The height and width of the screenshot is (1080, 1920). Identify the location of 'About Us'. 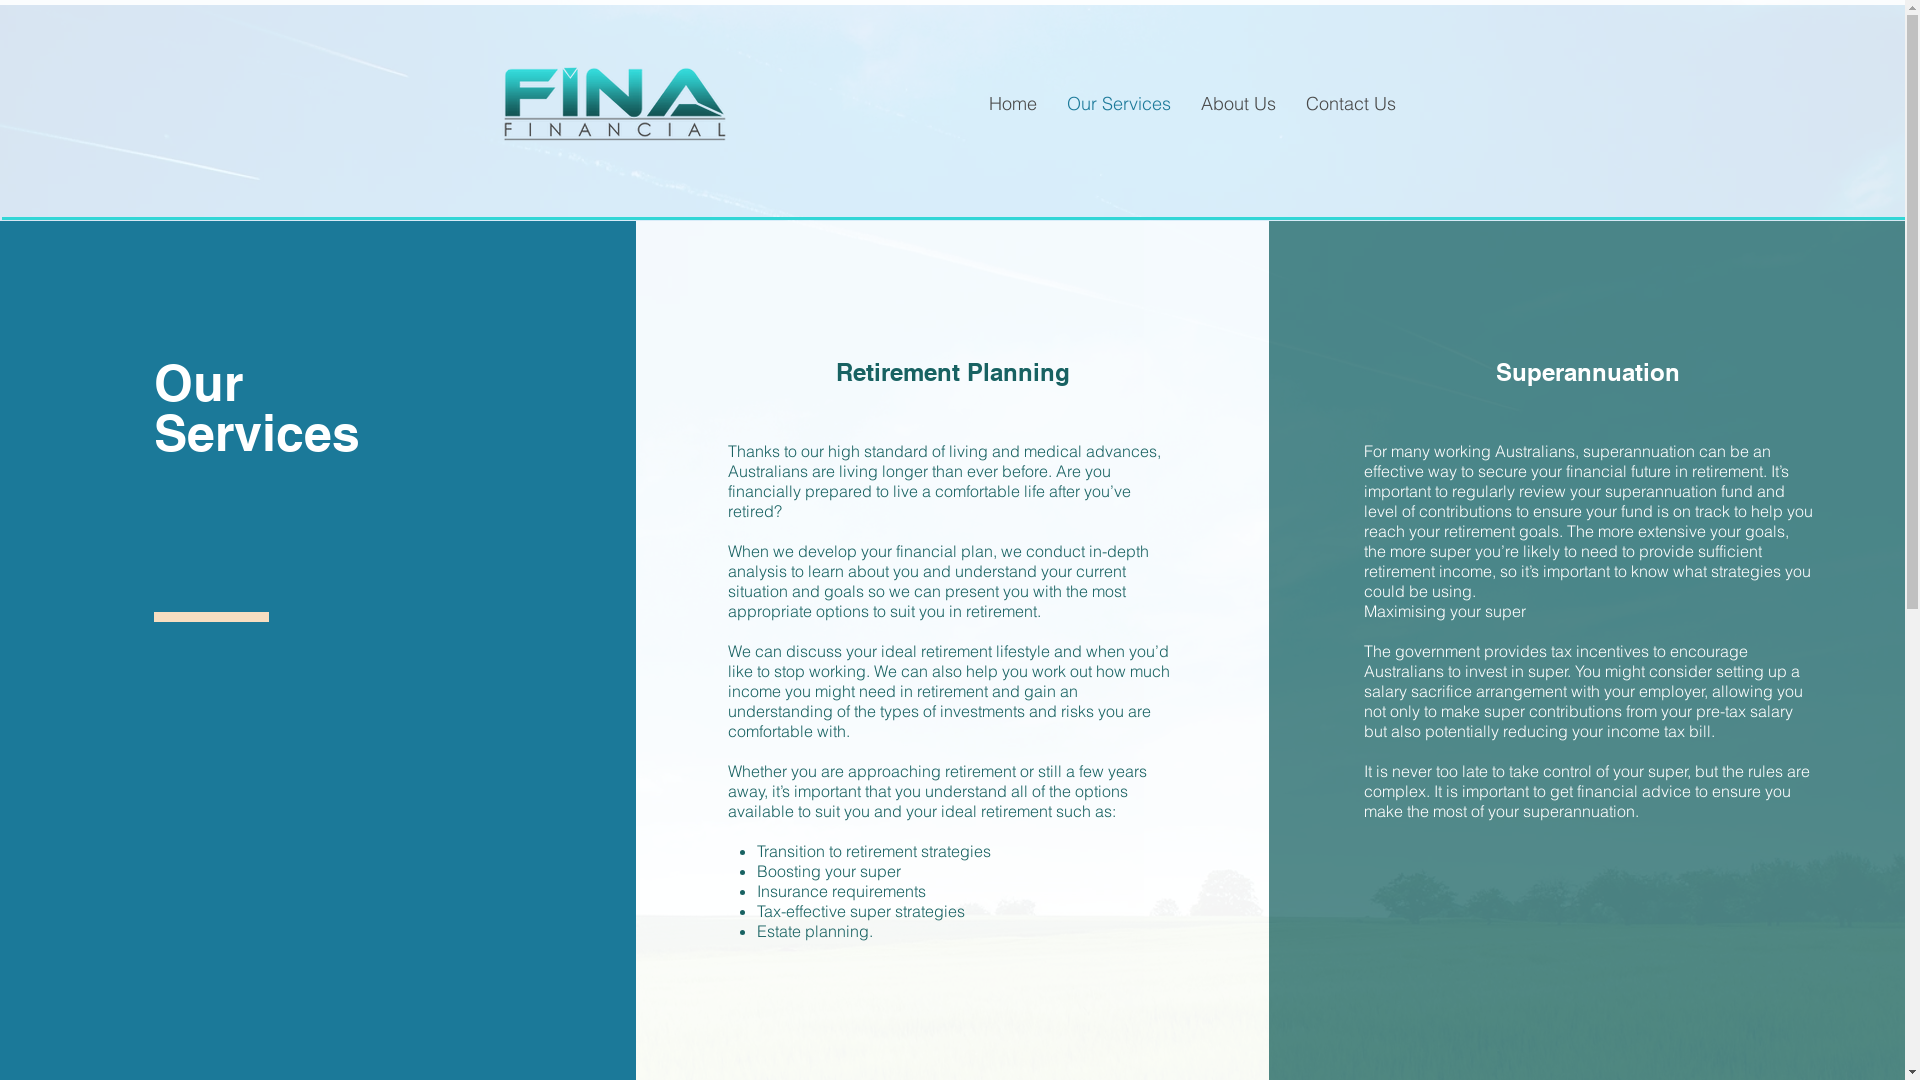
(1237, 104).